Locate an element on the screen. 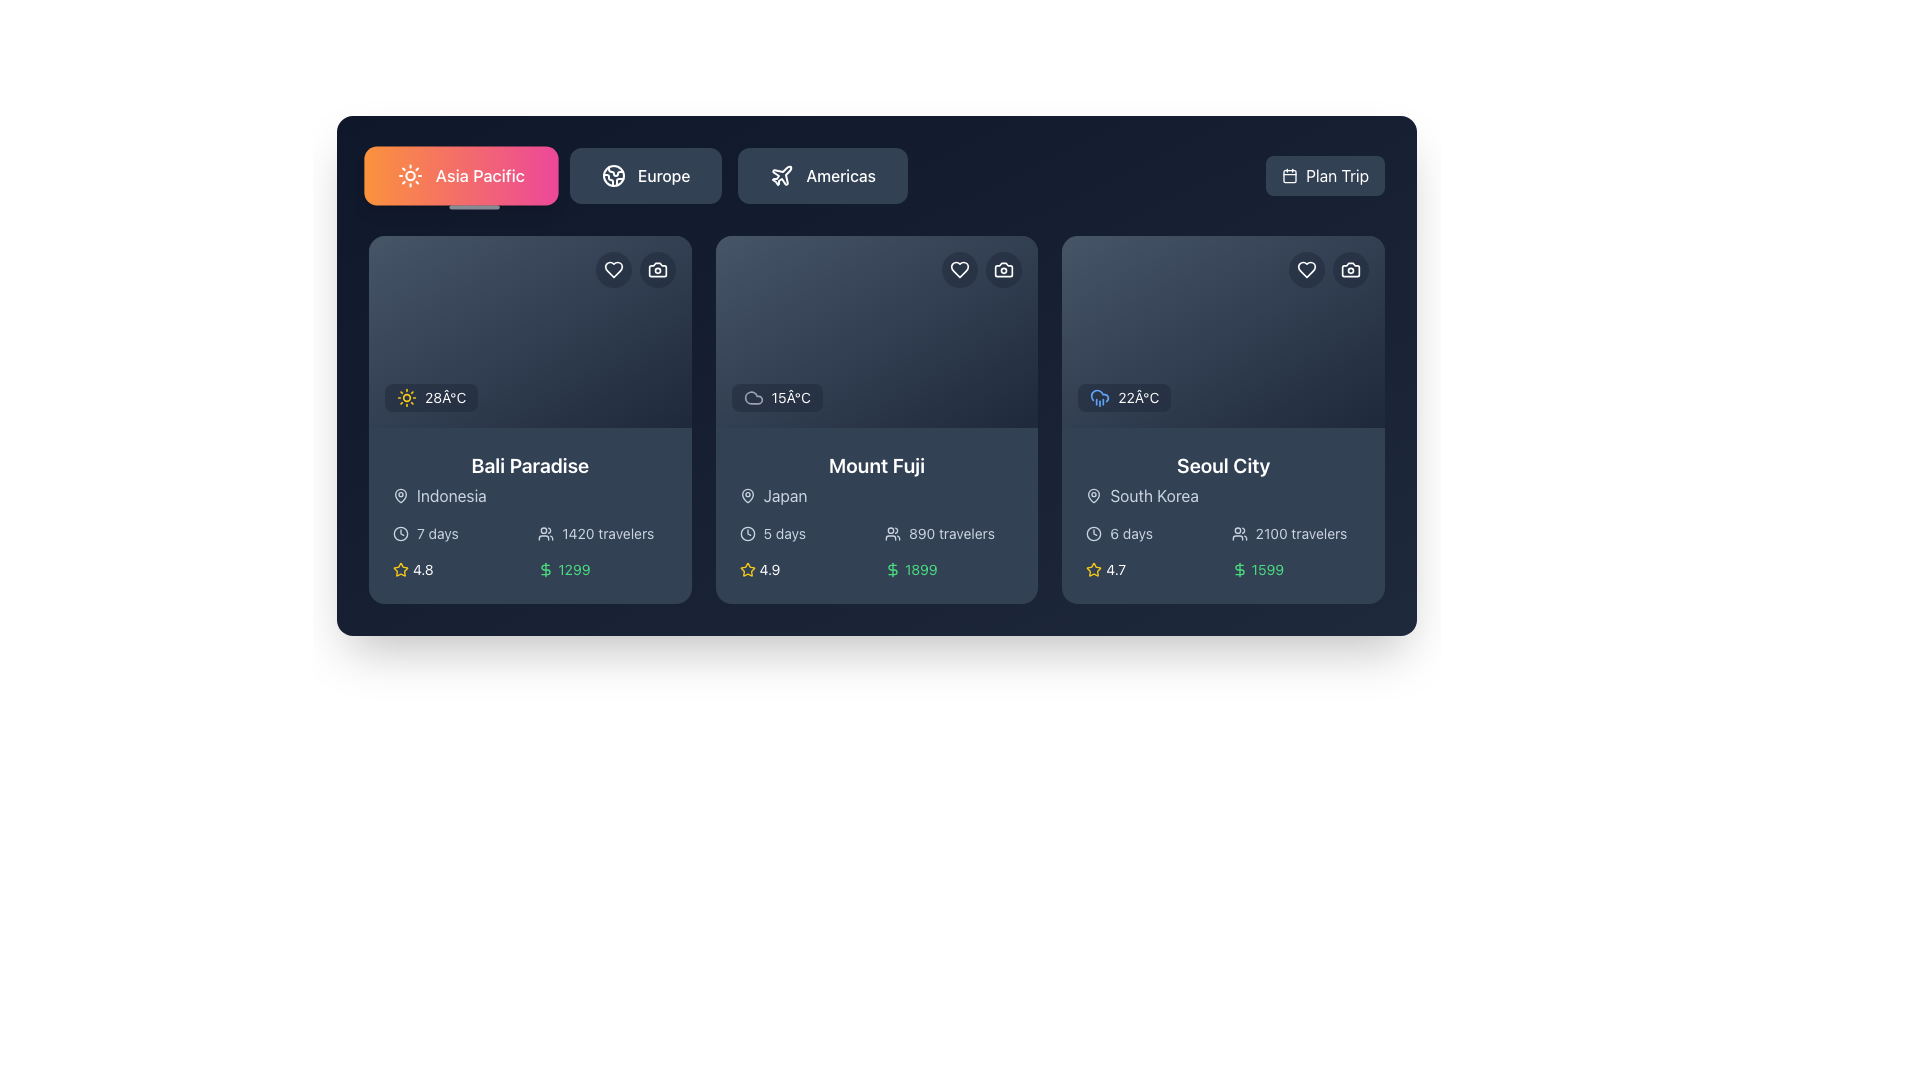 This screenshot has width=1920, height=1080. the text label displaying the duration value ('5 days') for the highlighted travel destination 'Mount Fuji', located below 'Japan' in the second card from the left is located at coordinates (783, 532).